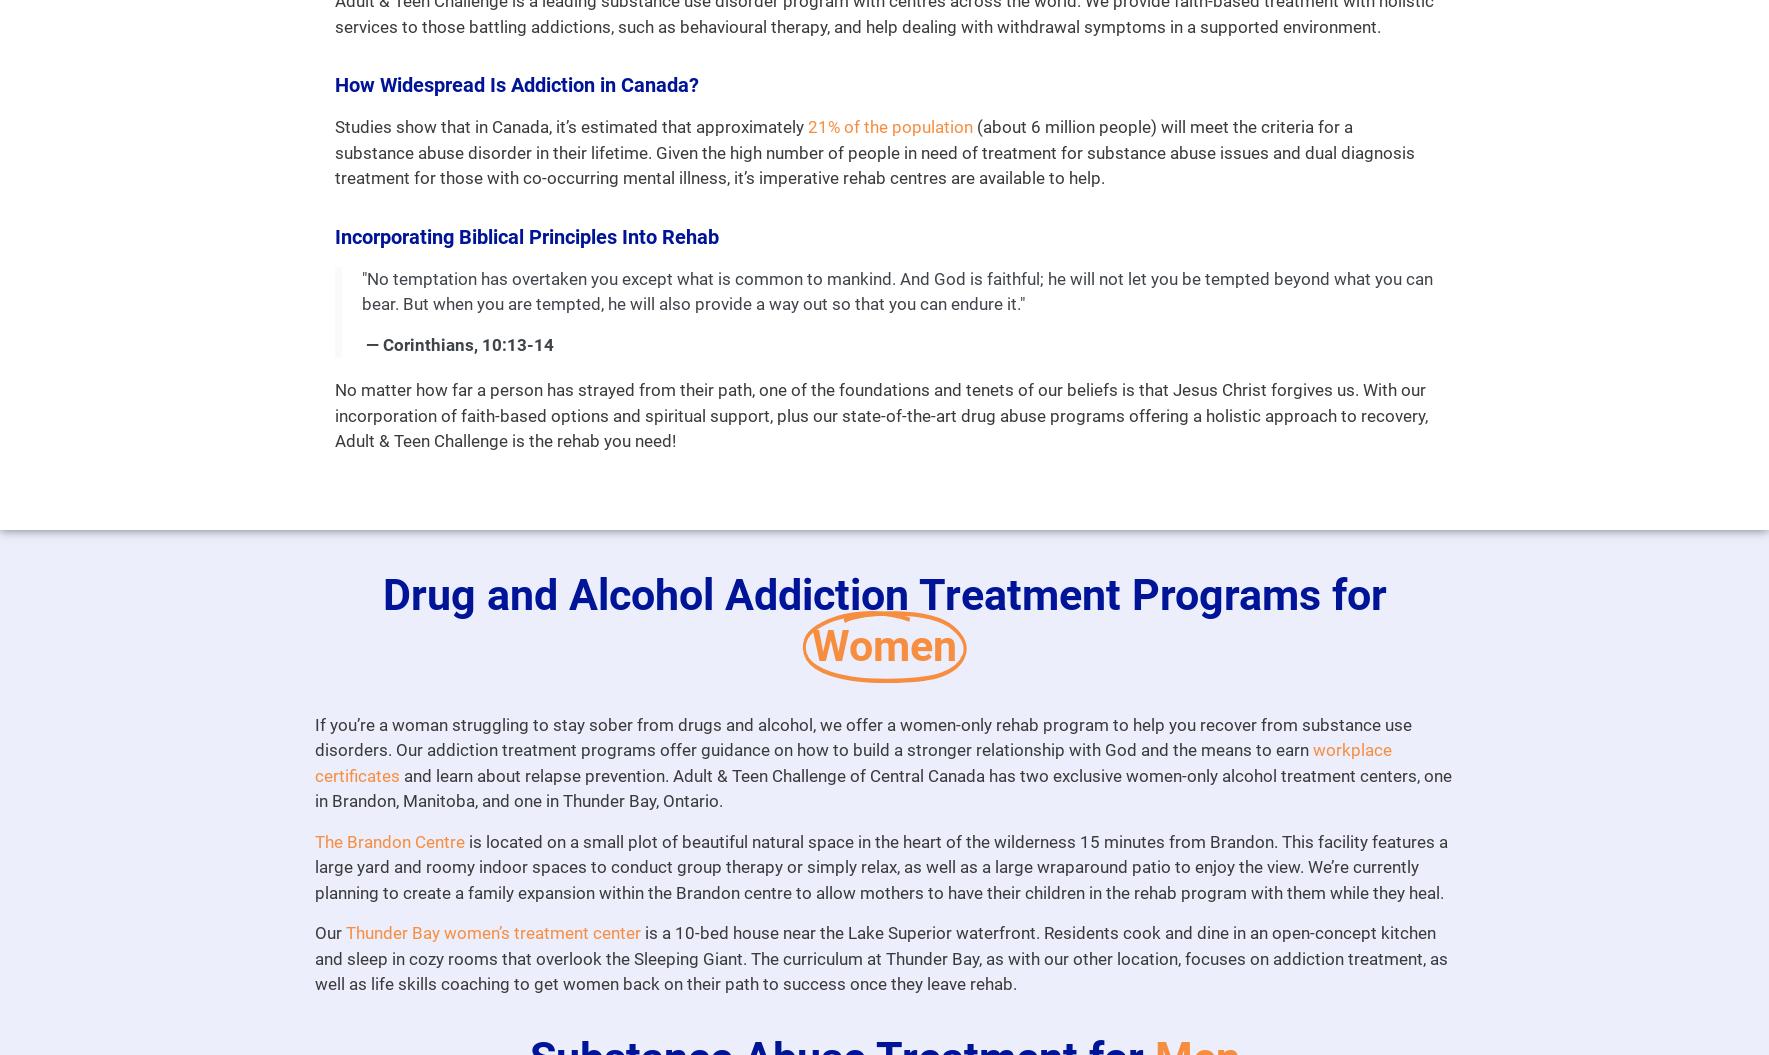 This screenshot has height=1055, width=1769. I want to click on 'If you’re a woman struggling to stay sober from drugs and alcohol, we offer a women-only rehab program to help you recover from substance use disorders. Our addiction treatment programs offer guidance on how to build a stronger relationship with God and the means to earn', so click(861, 737).